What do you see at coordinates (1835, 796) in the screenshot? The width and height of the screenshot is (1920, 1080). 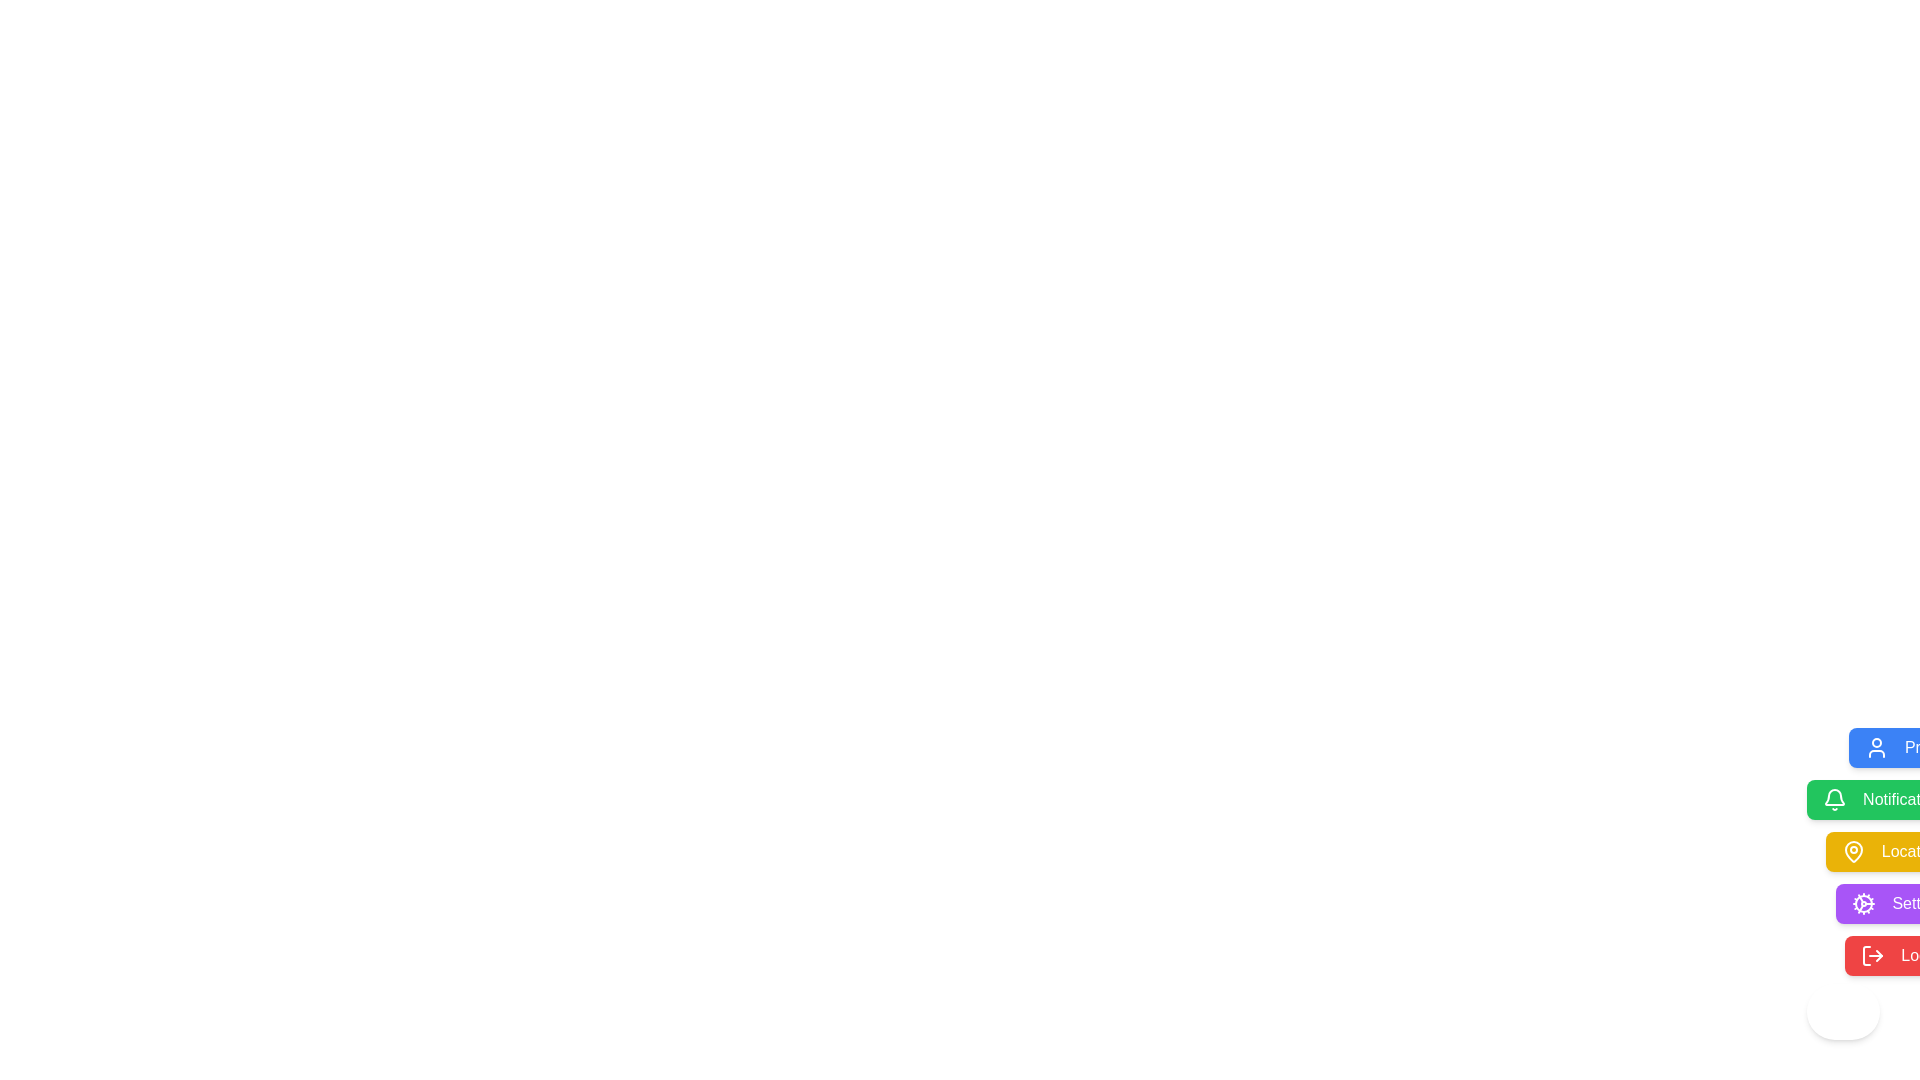 I see `the notification icon located on the right side of the interface, positioned underneath the profile icon and above the location icon` at bounding box center [1835, 796].